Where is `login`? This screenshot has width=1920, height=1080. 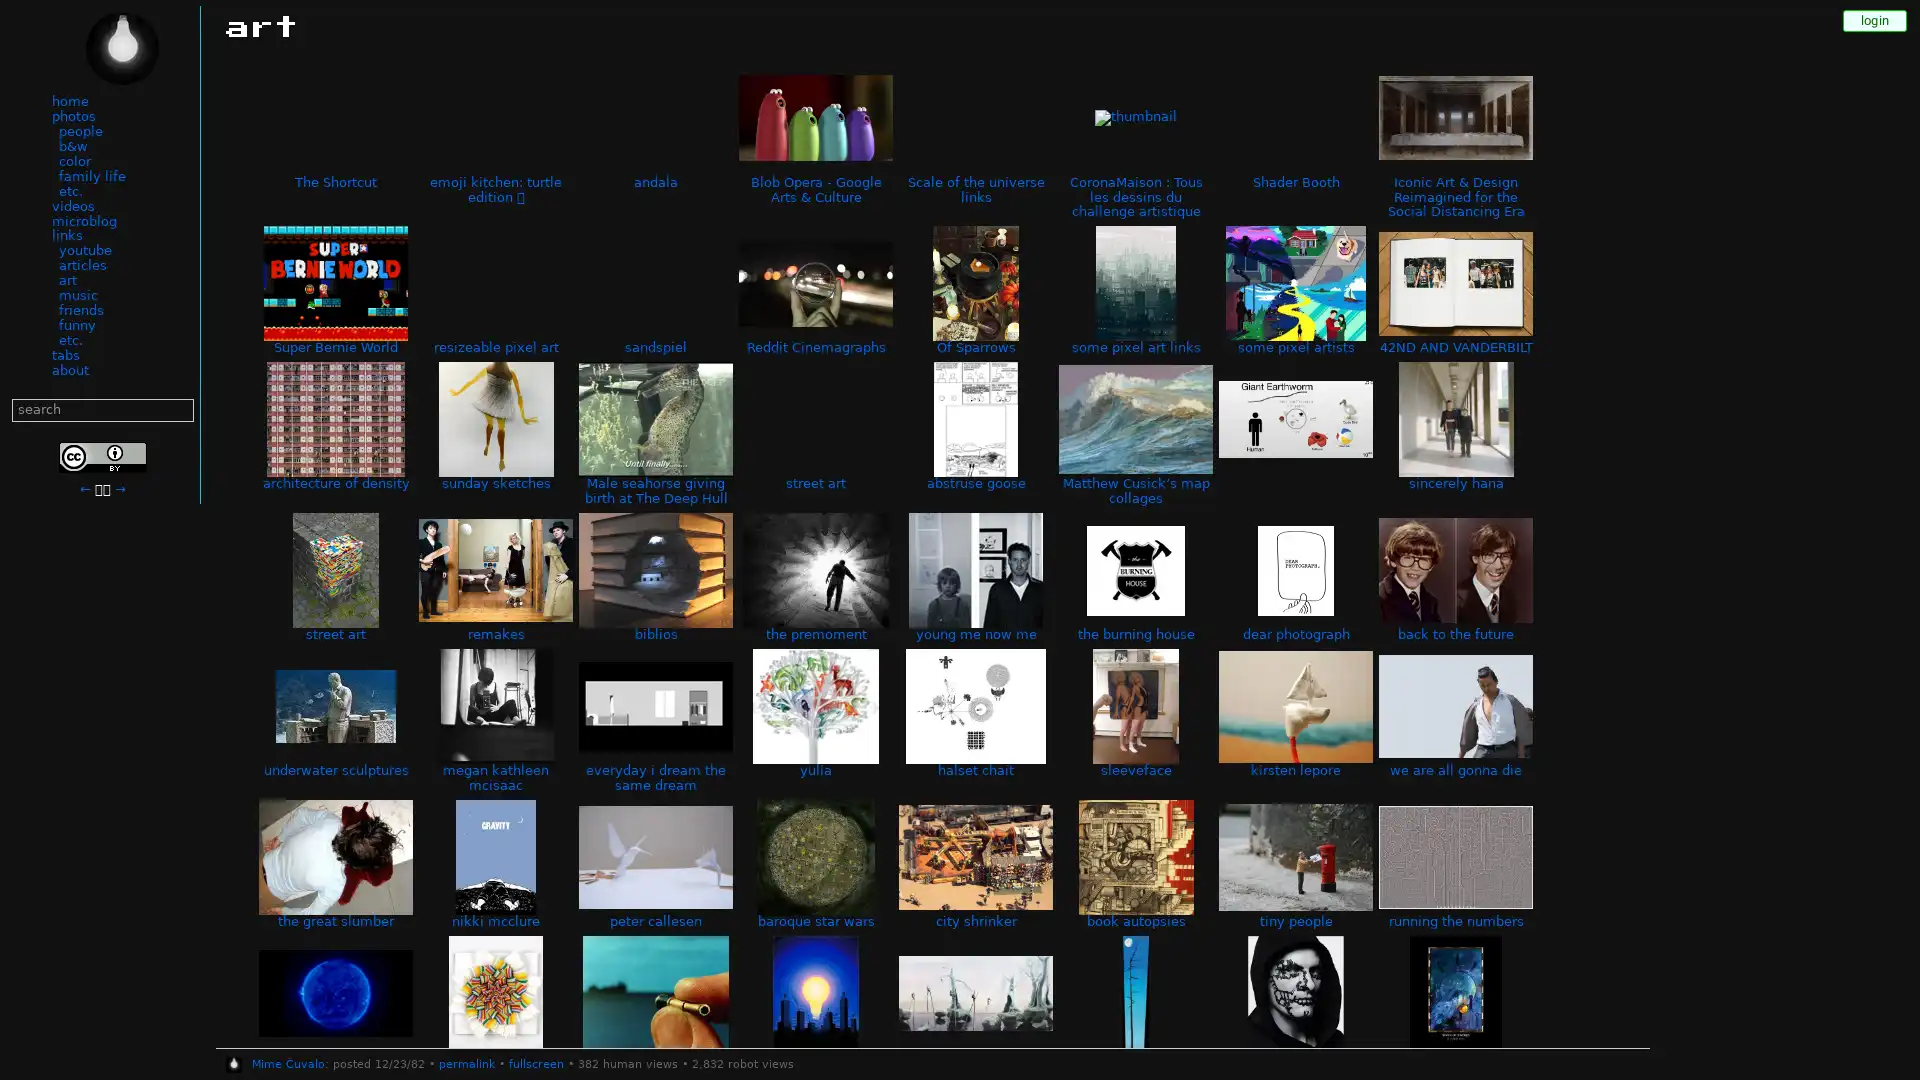 login is located at coordinates (1874, 20).